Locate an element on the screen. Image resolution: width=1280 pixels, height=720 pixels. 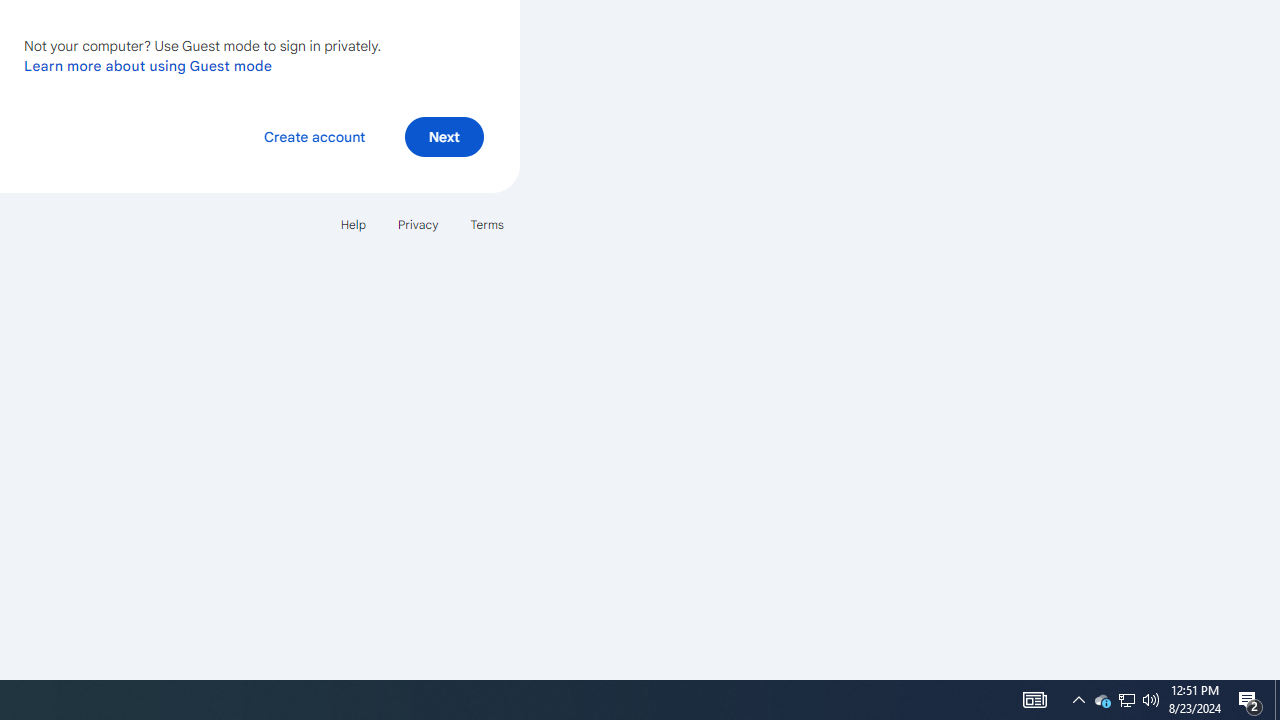
'Learn more about using Guest mode' is located at coordinates (147, 64).